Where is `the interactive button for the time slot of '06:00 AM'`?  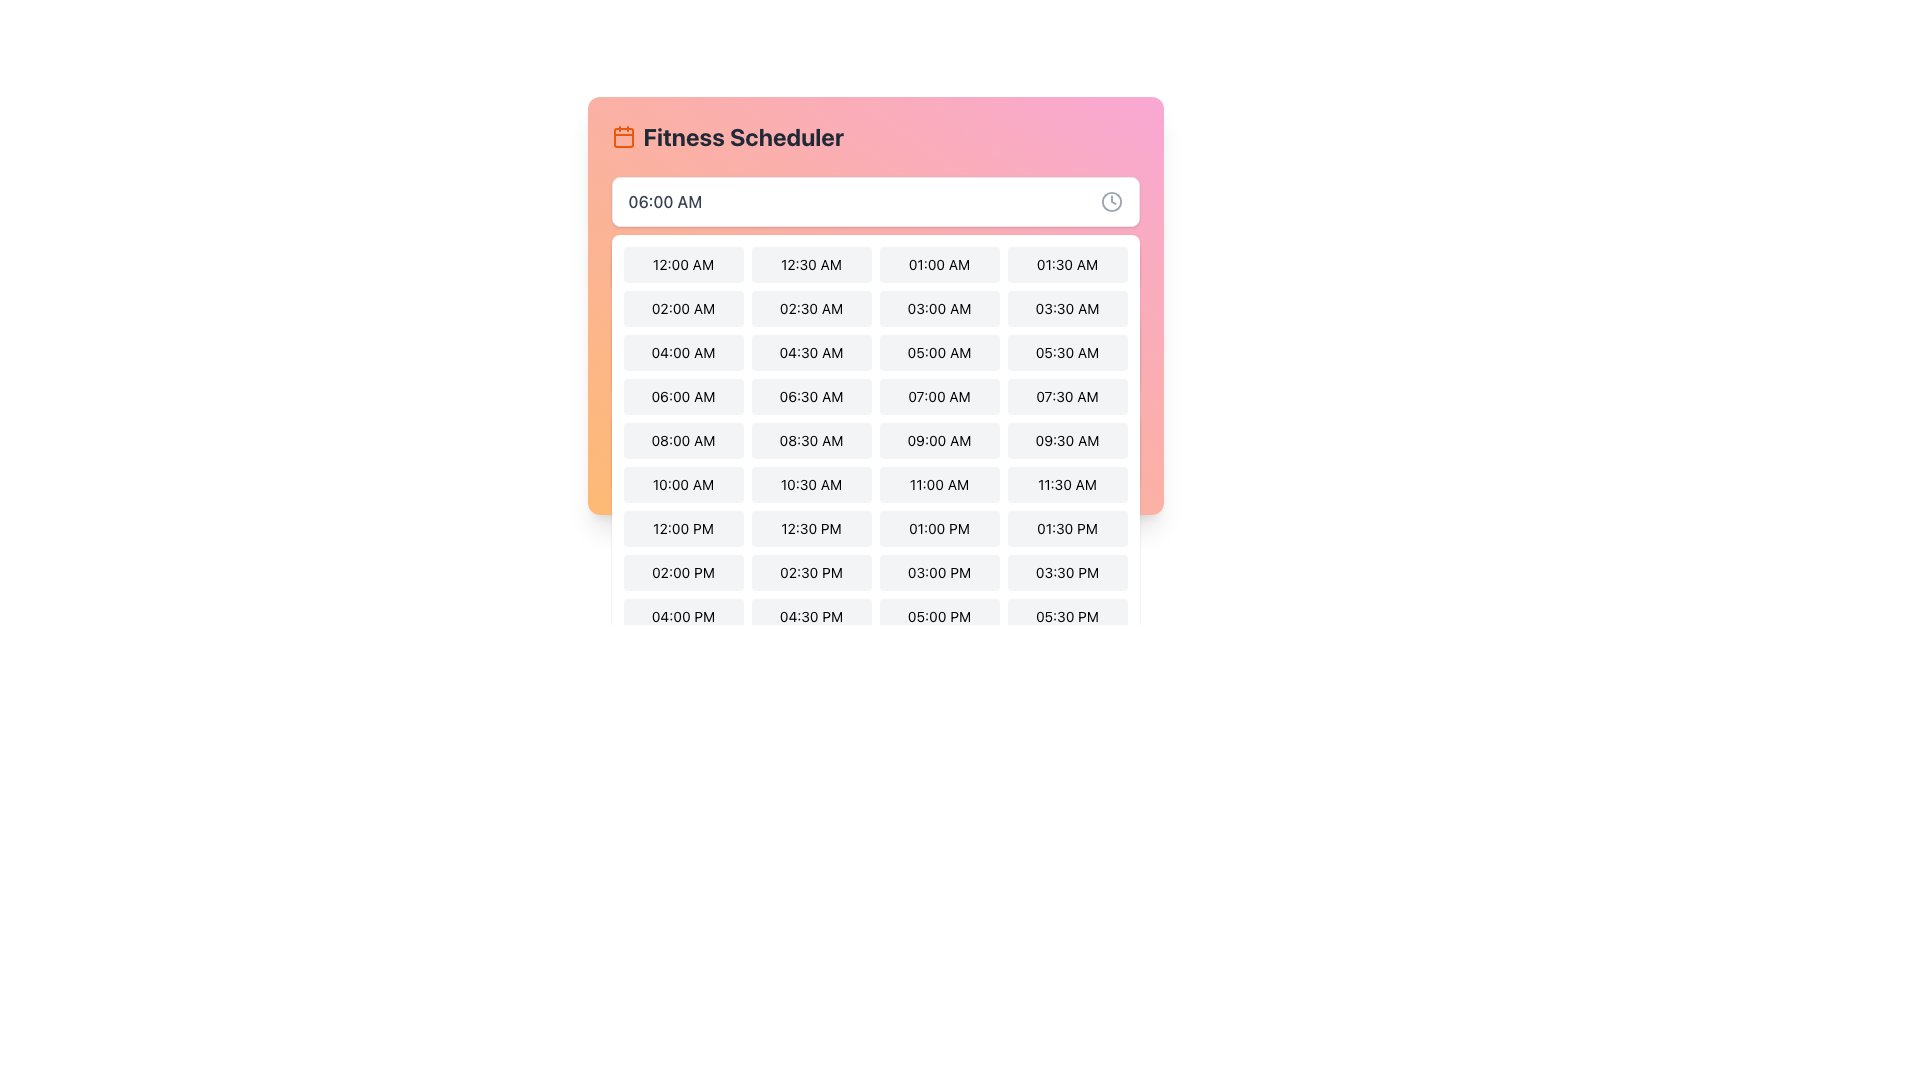 the interactive button for the time slot of '06:00 AM' is located at coordinates (683, 397).